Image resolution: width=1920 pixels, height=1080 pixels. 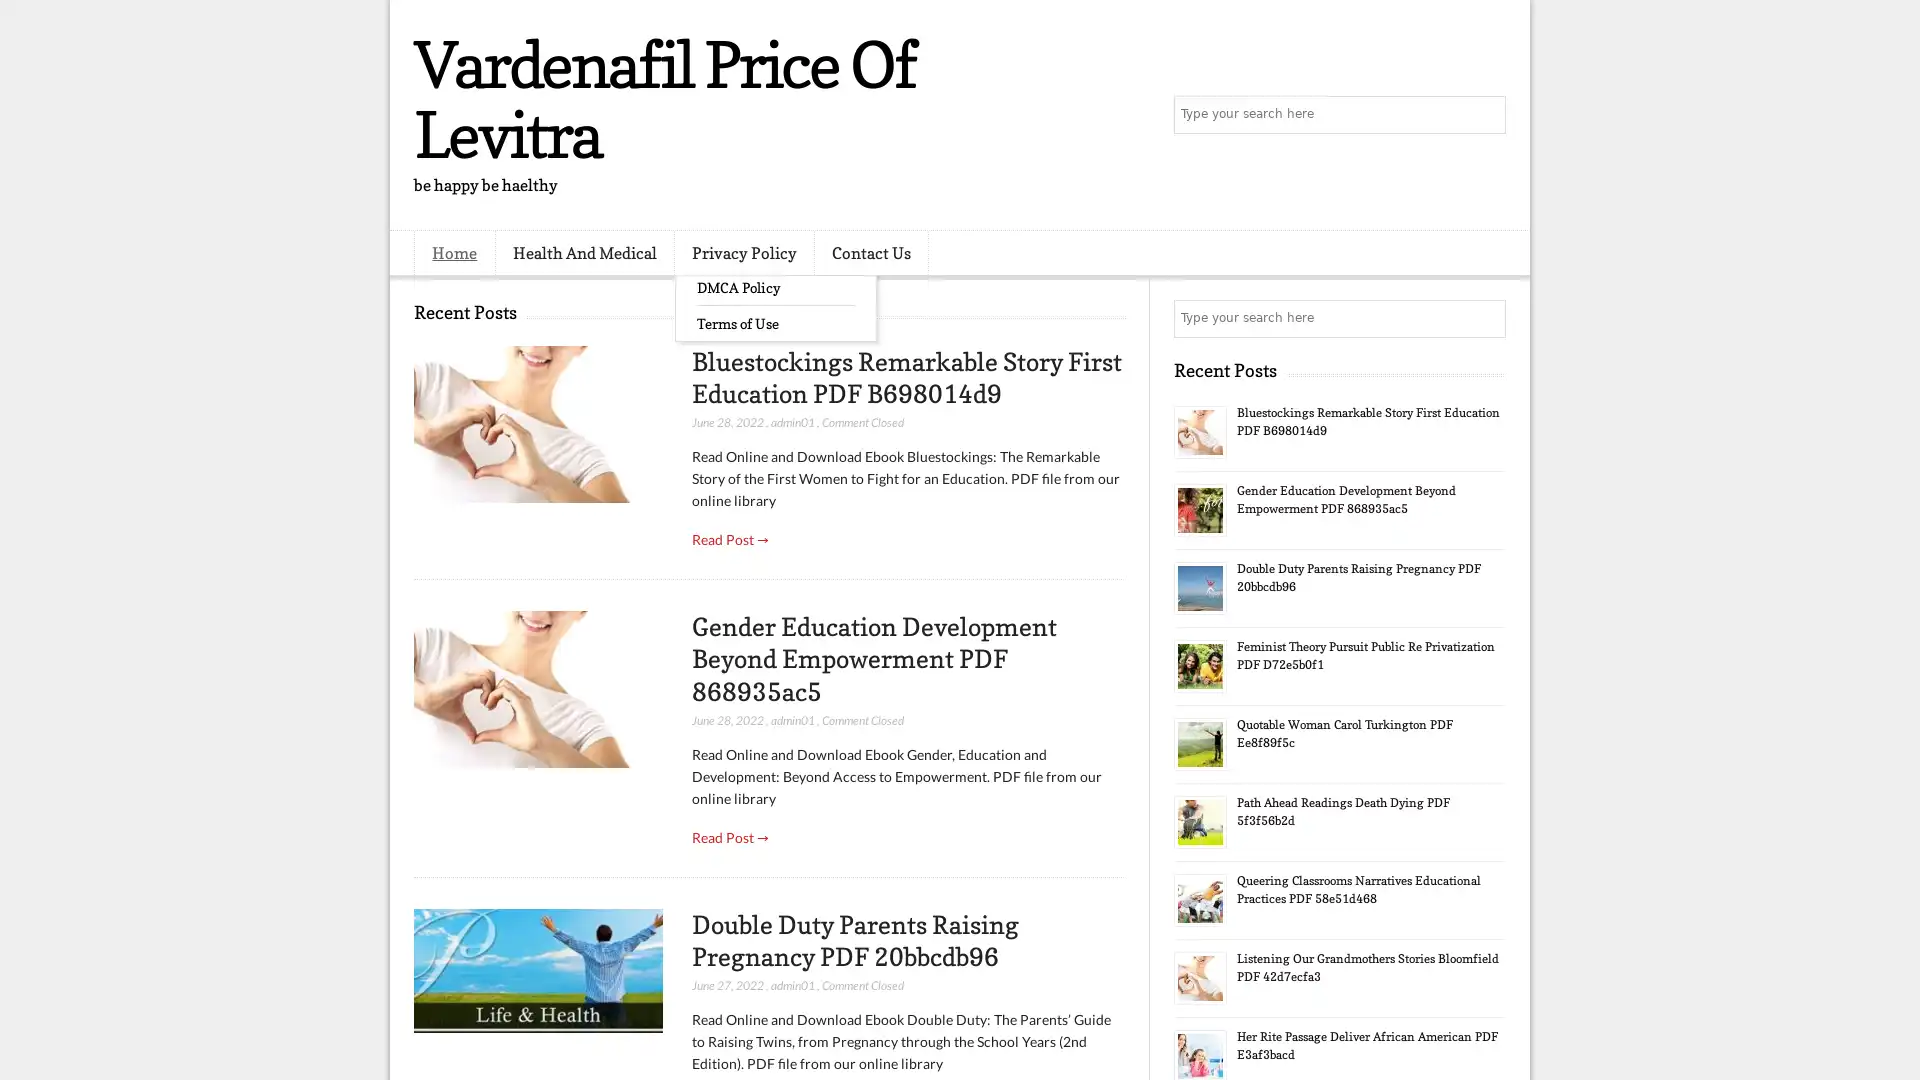 I want to click on Search, so click(x=1485, y=318).